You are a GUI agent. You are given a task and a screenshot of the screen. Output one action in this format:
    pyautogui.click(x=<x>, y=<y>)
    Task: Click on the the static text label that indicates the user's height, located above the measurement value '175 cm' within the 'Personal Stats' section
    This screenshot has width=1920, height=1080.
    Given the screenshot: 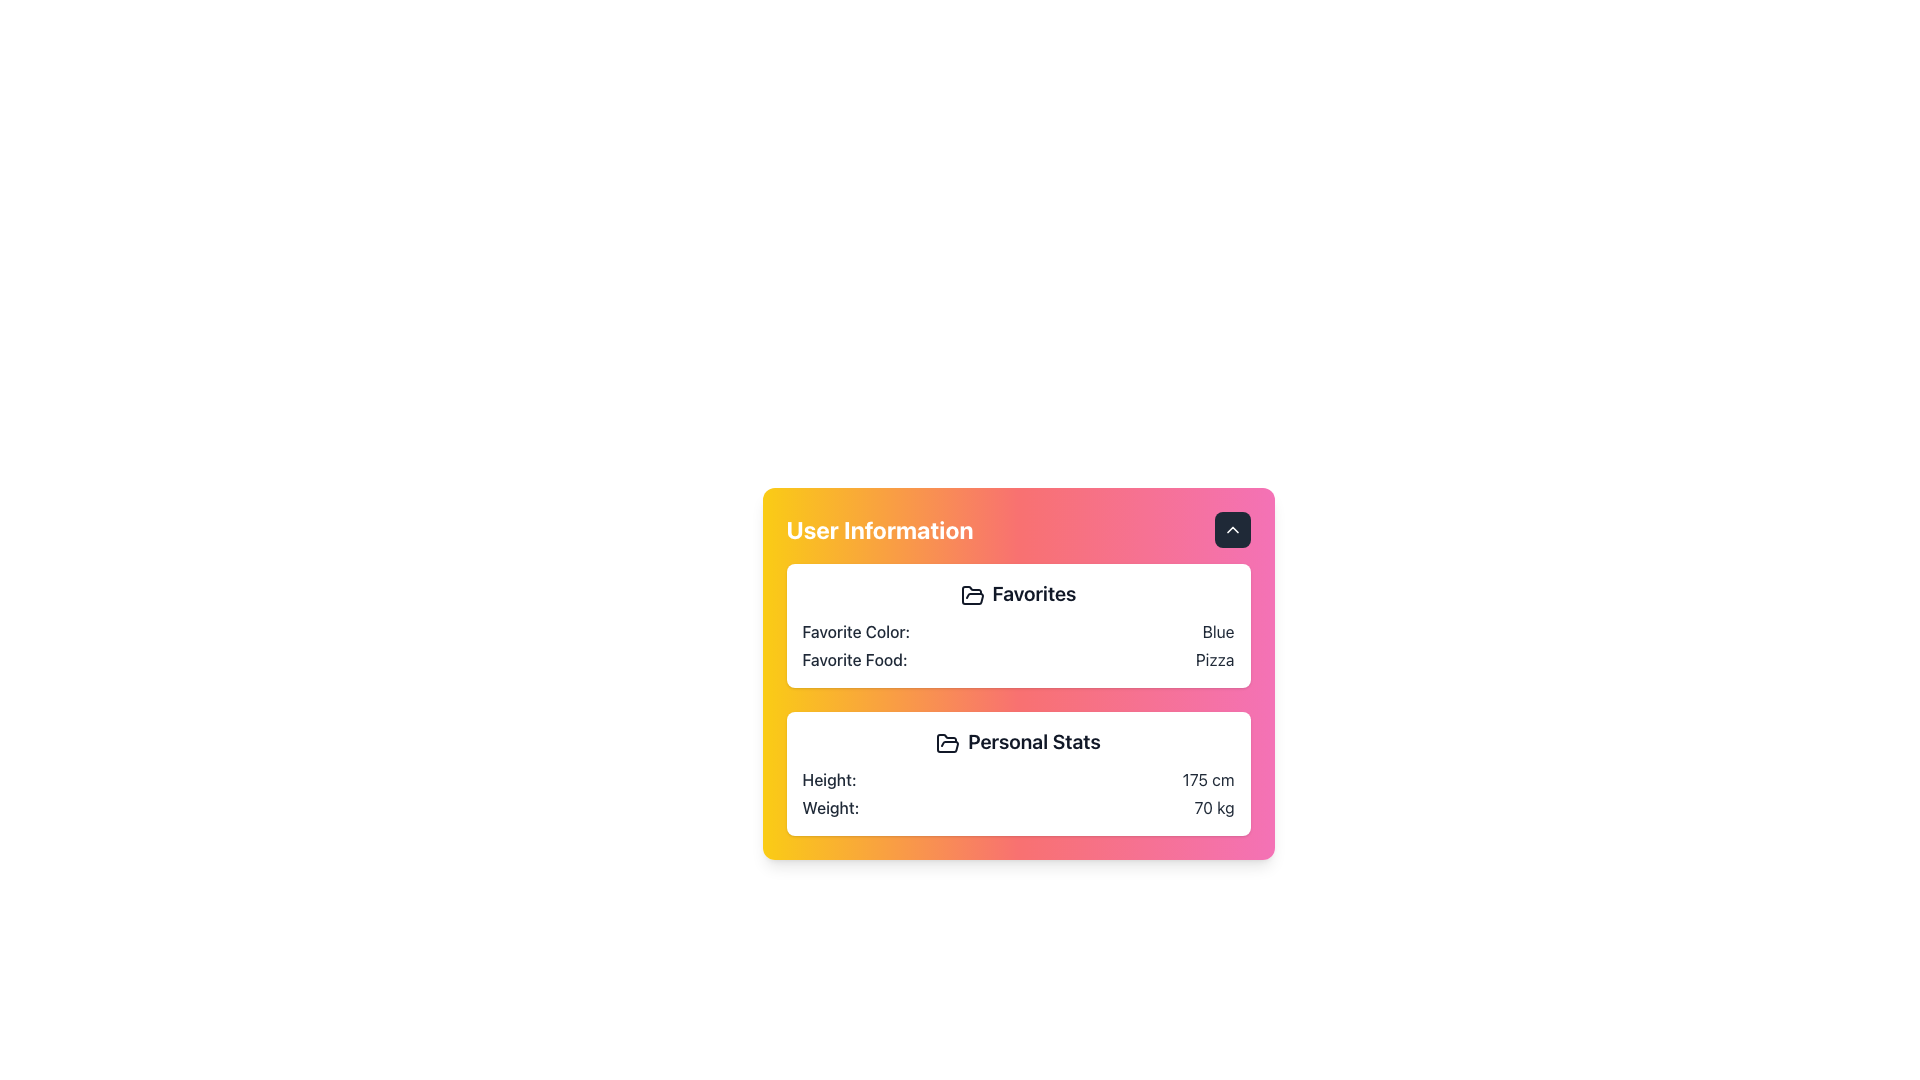 What is the action you would take?
    pyautogui.click(x=829, y=778)
    